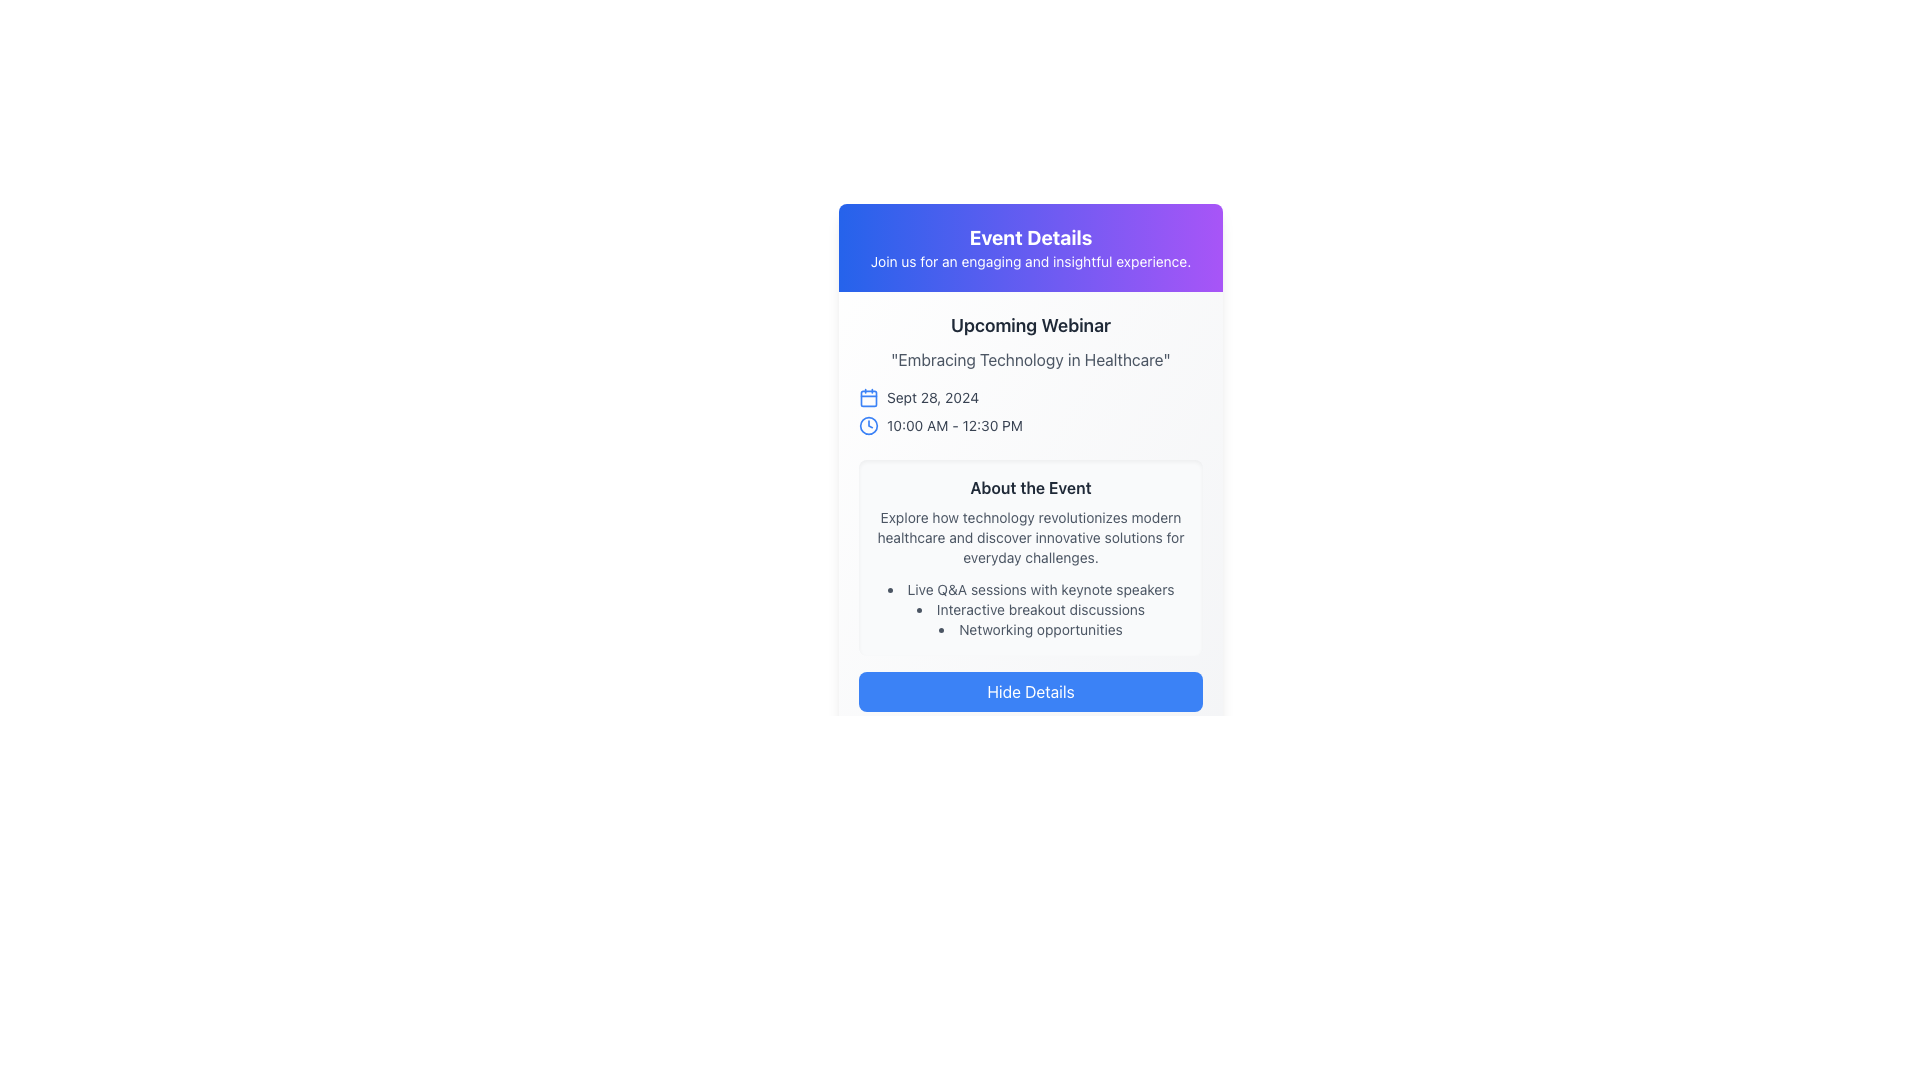 The height and width of the screenshot is (1080, 1920). Describe the element at coordinates (868, 397) in the screenshot. I see `the calendar icon using tab navigation` at that location.